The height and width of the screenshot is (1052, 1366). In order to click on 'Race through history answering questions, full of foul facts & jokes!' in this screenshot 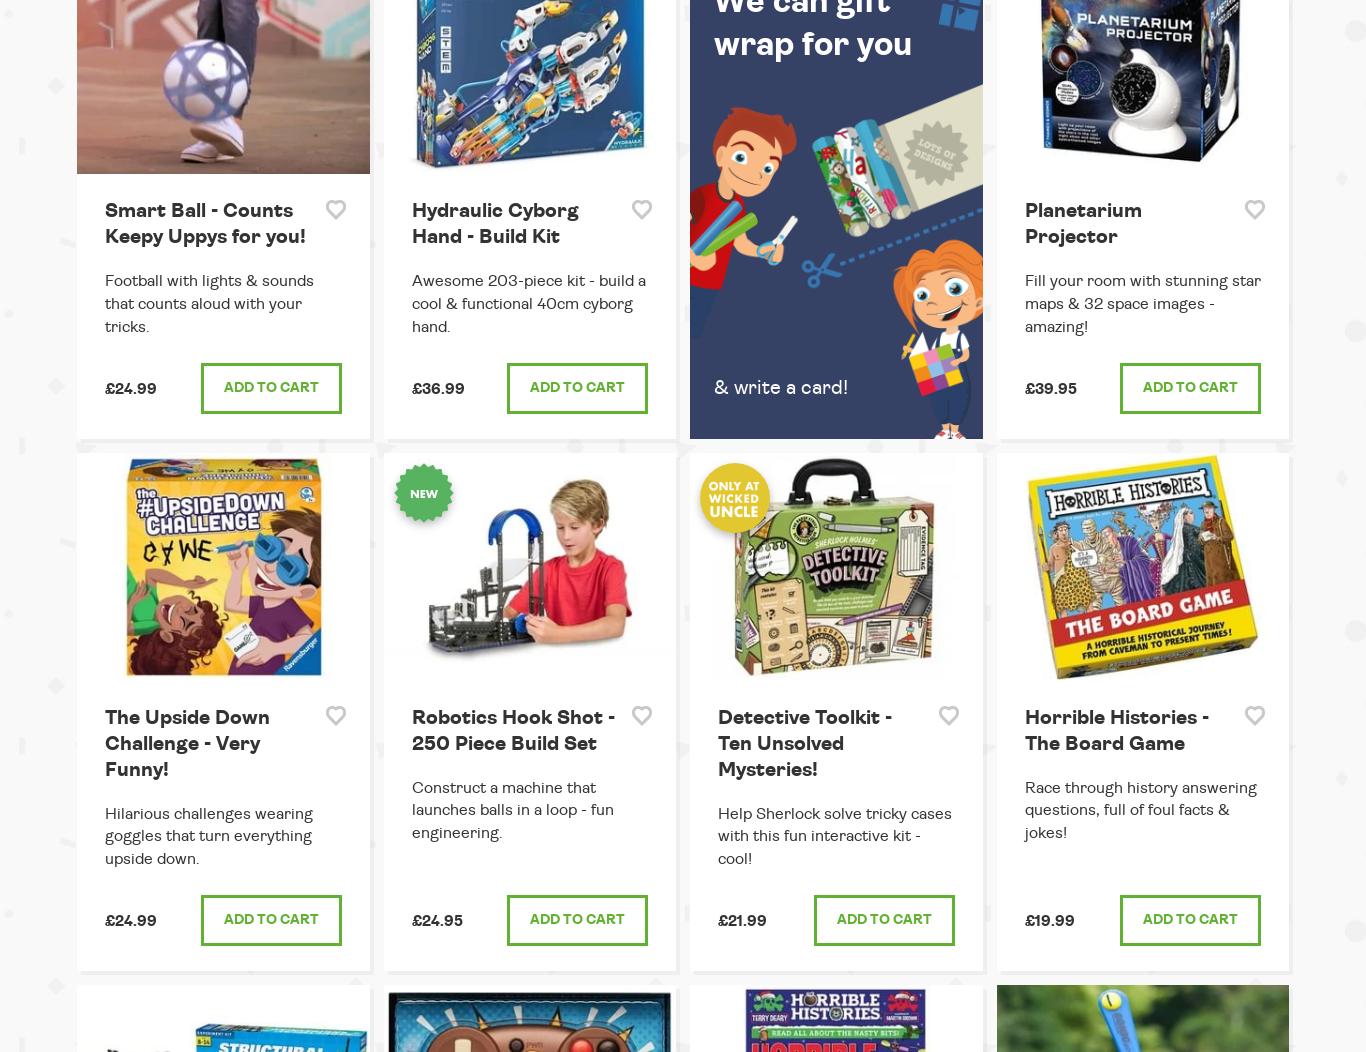, I will do `click(1140, 810)`.